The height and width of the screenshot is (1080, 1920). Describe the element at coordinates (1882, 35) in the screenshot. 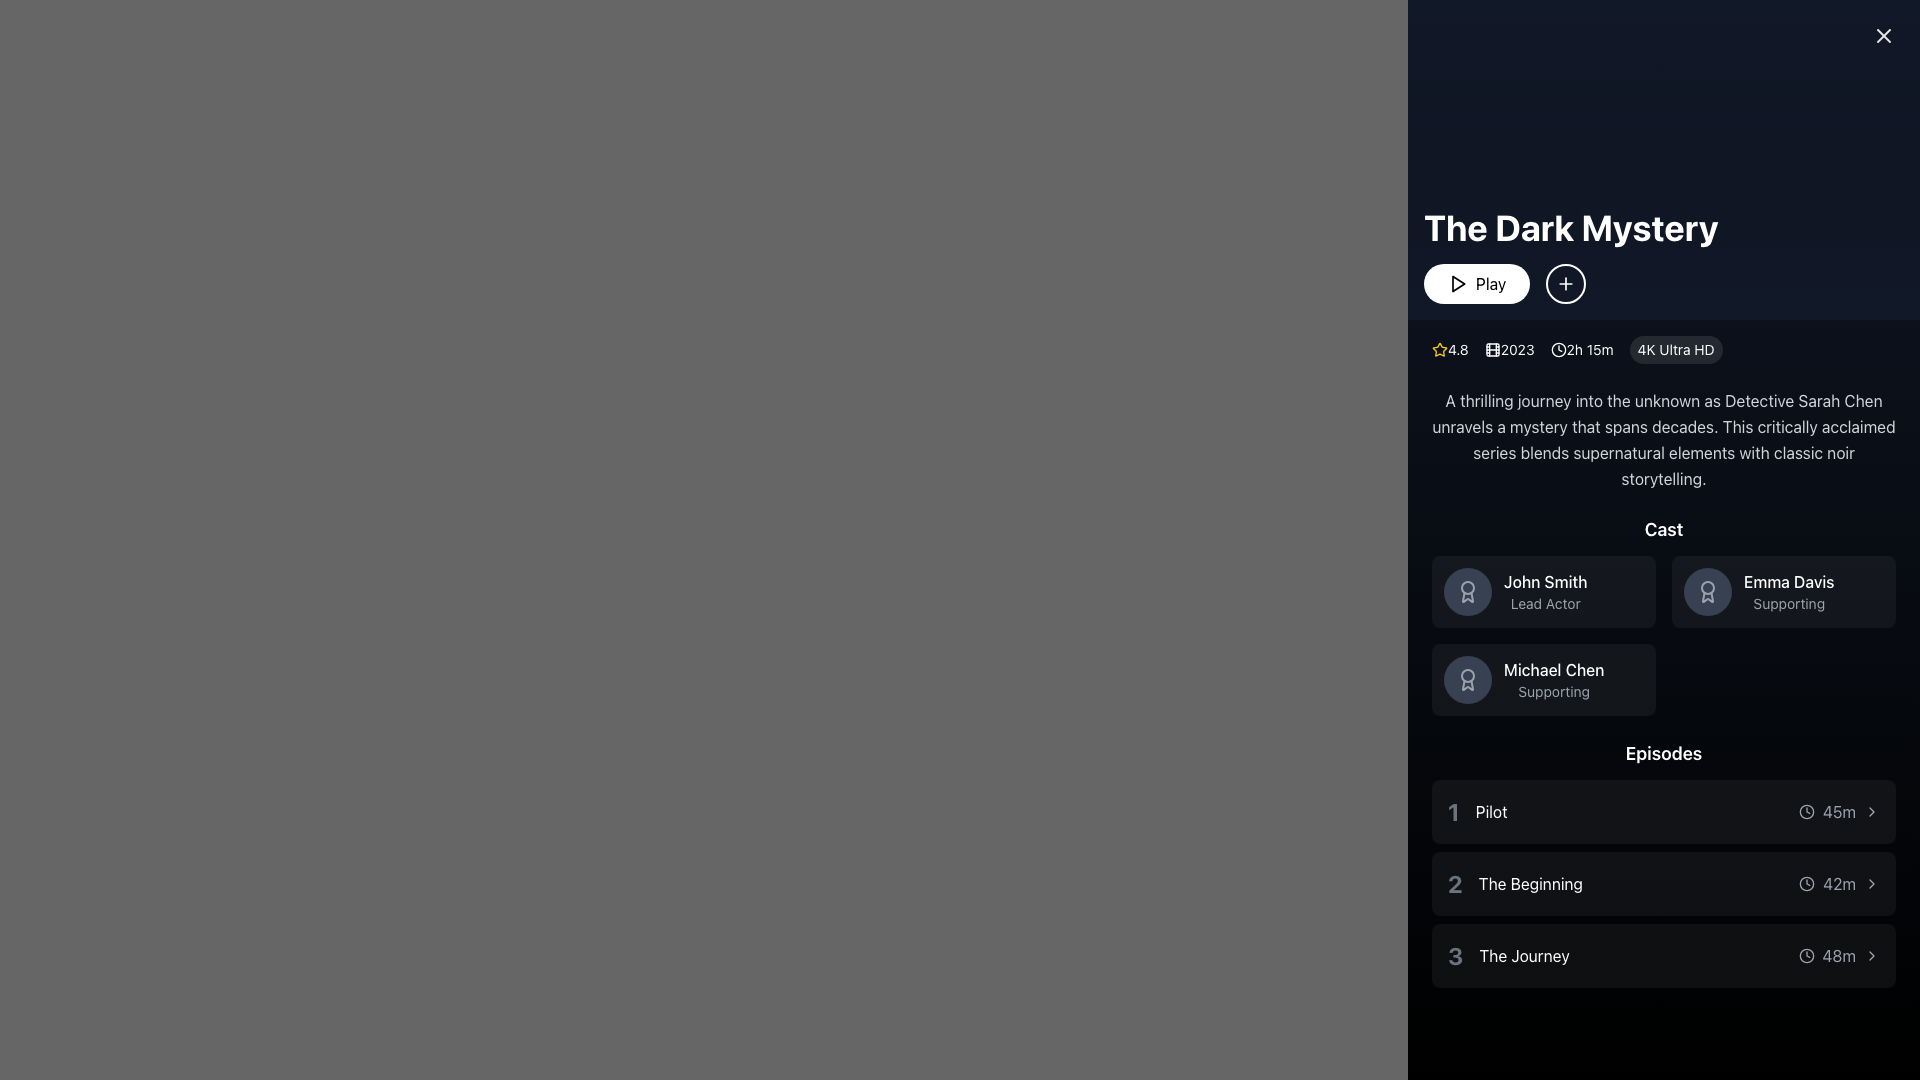

I see `the close button icon located in the top-right corner of the interface` at that location.